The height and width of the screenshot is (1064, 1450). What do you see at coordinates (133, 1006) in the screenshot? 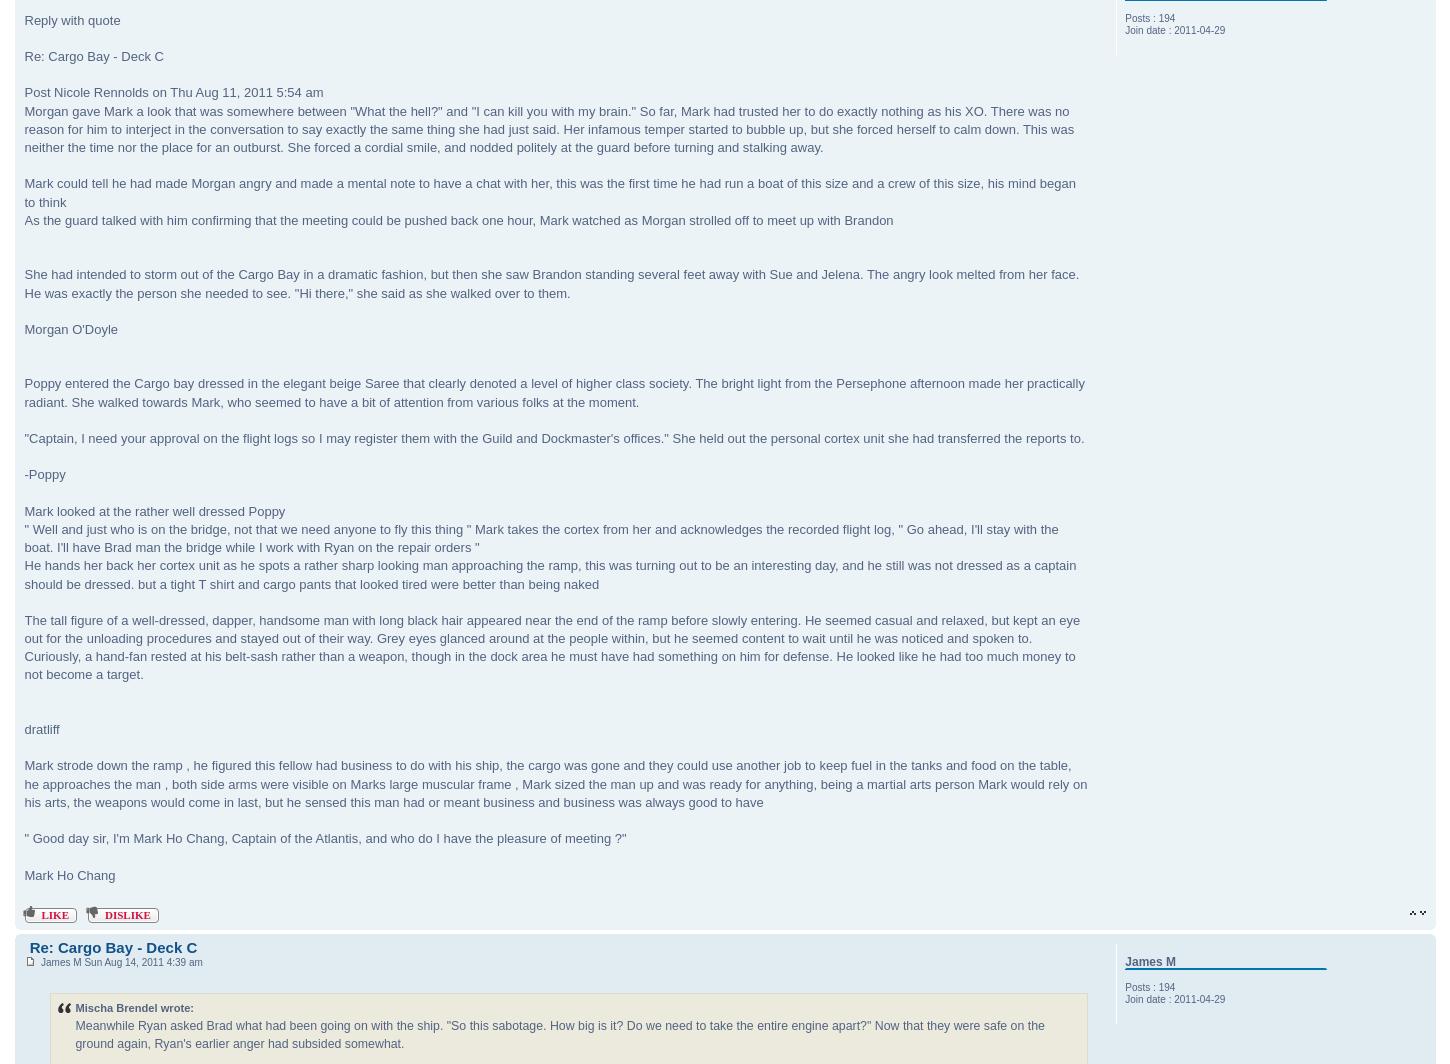
I see `'Mischa Brendel wrote:'` at bounding box center [133, 1006].